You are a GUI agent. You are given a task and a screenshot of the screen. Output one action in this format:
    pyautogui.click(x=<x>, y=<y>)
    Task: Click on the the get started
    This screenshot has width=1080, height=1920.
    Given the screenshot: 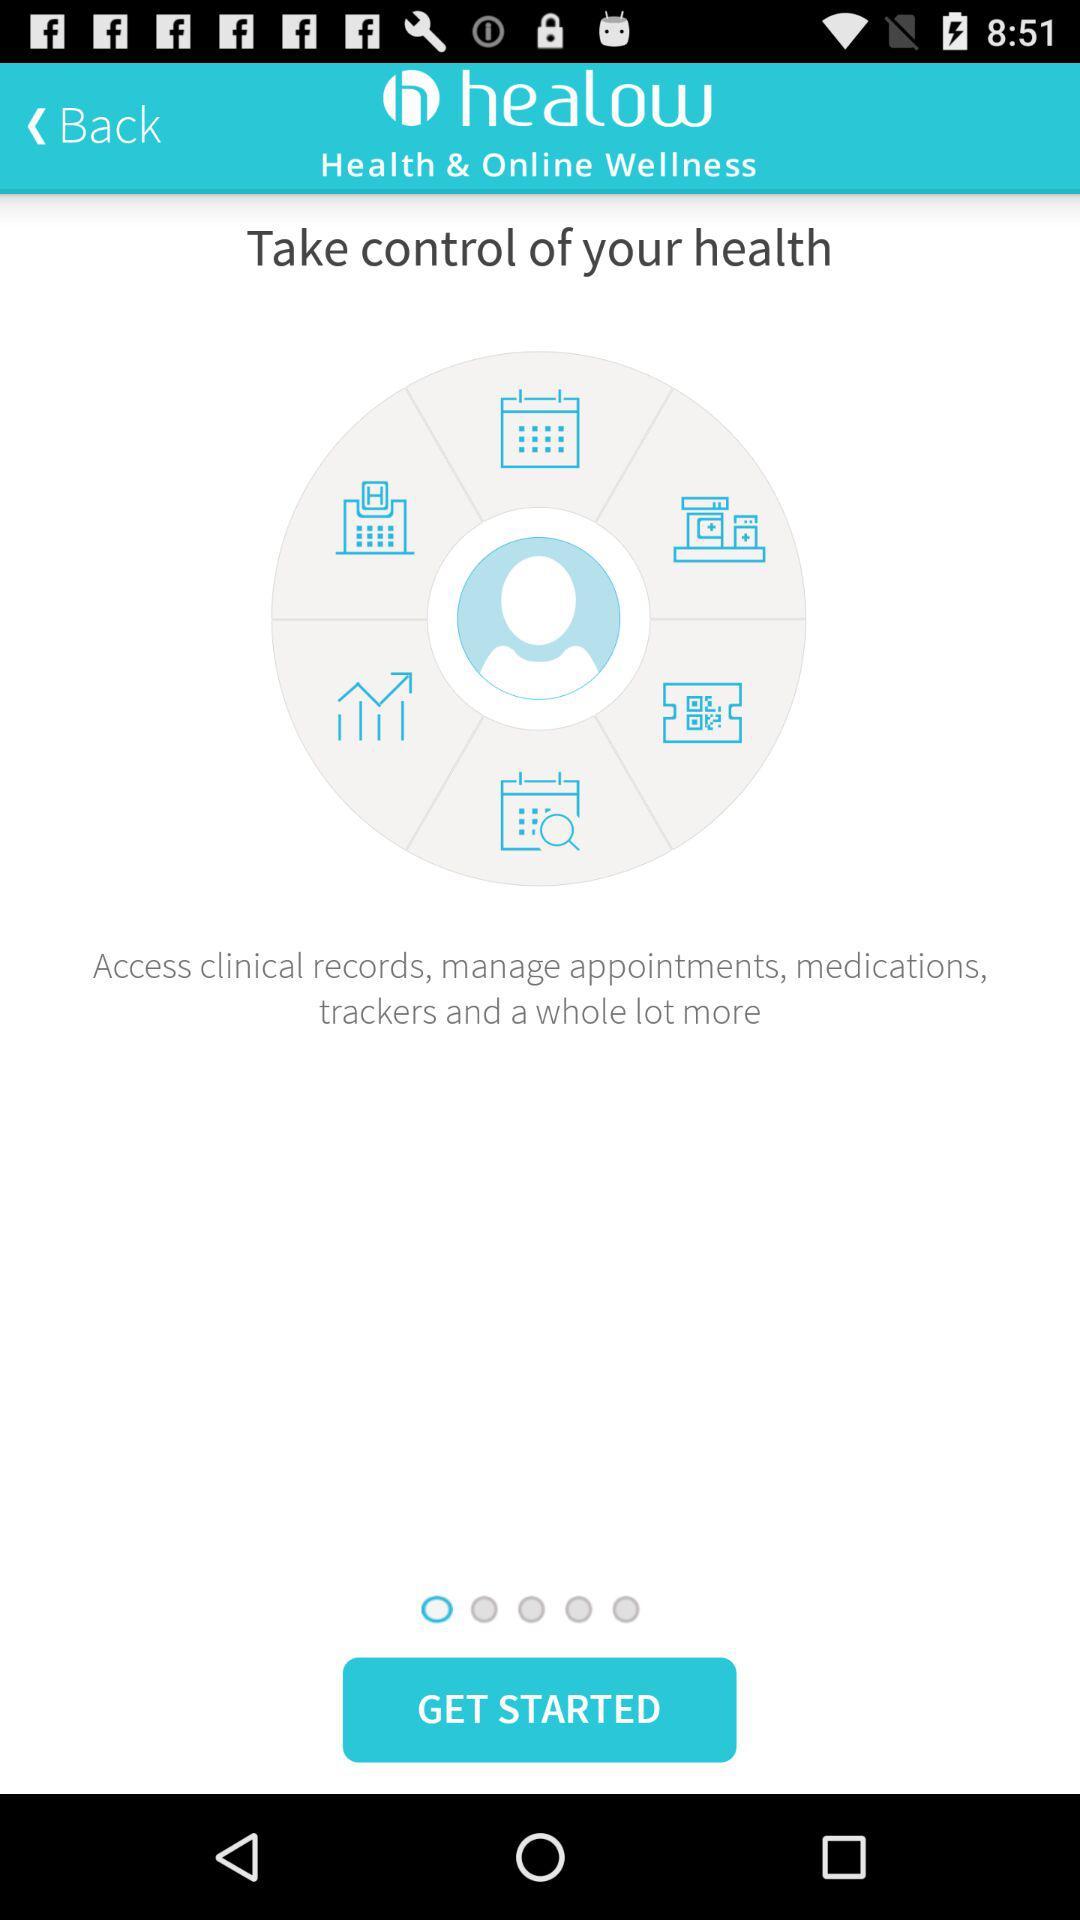 What is the action you would take?
    pyautogui.click(x=538, y=1708)
    